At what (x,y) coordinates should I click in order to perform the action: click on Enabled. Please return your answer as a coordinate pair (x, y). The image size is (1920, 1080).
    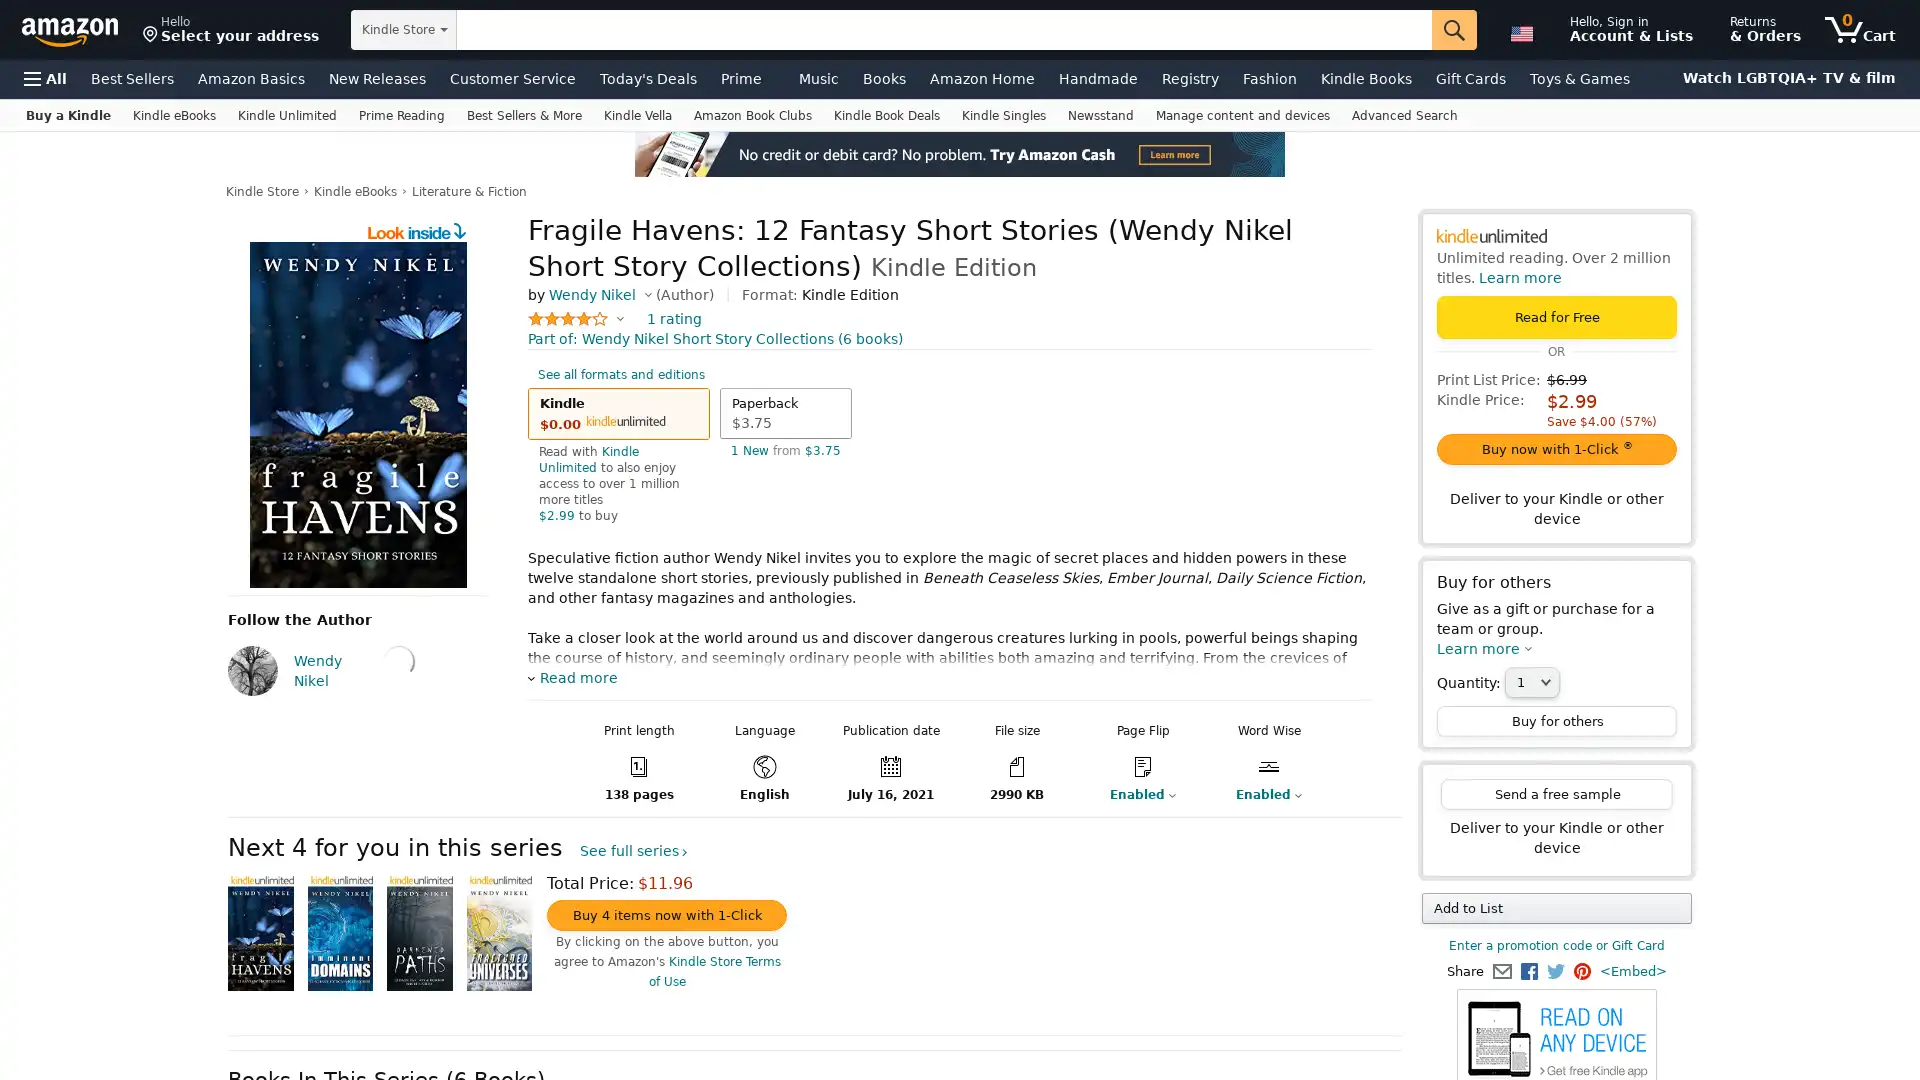
    Looking at the image, I should click on (1256, 793).